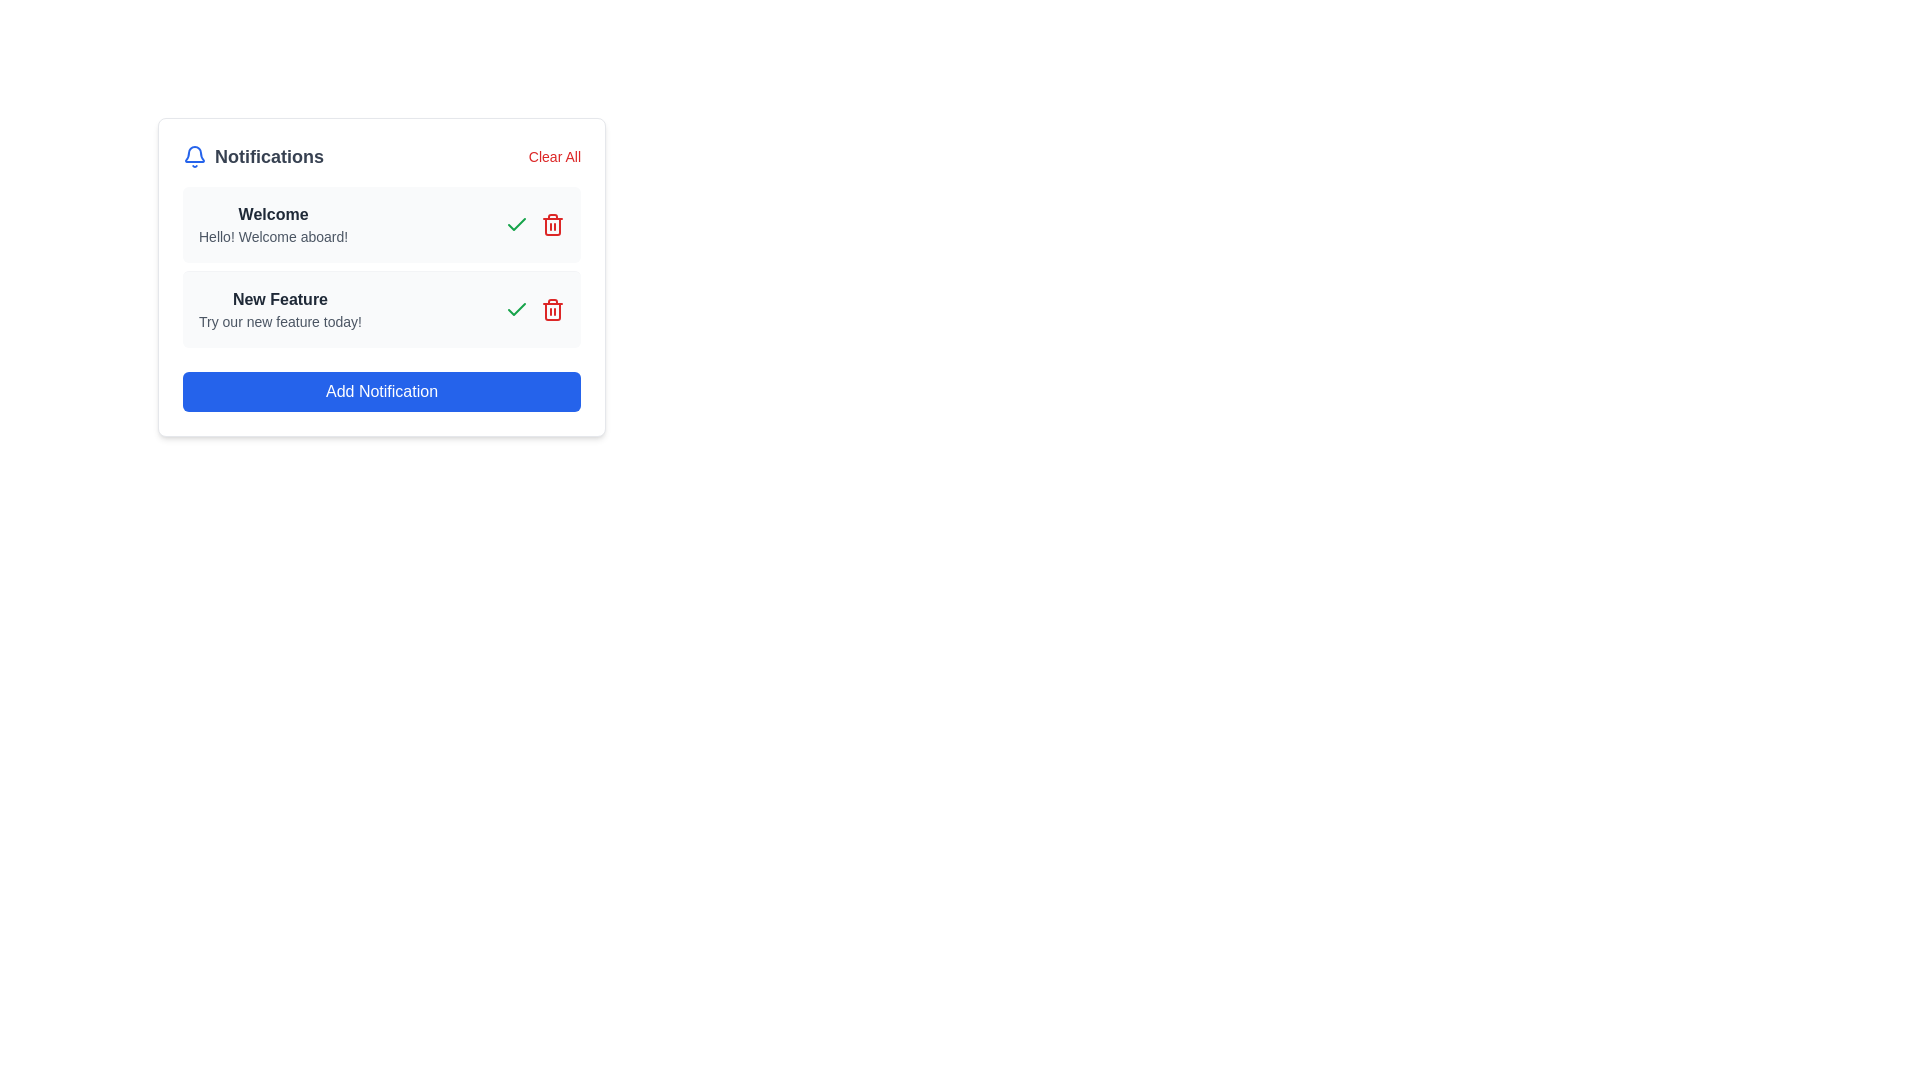 The width and height of the screenshot is (1920, 1080). What do you see at coordinates (552, 309) in the screenshot?
I see `the red trash bin icon` at bounding box center [552, 309].